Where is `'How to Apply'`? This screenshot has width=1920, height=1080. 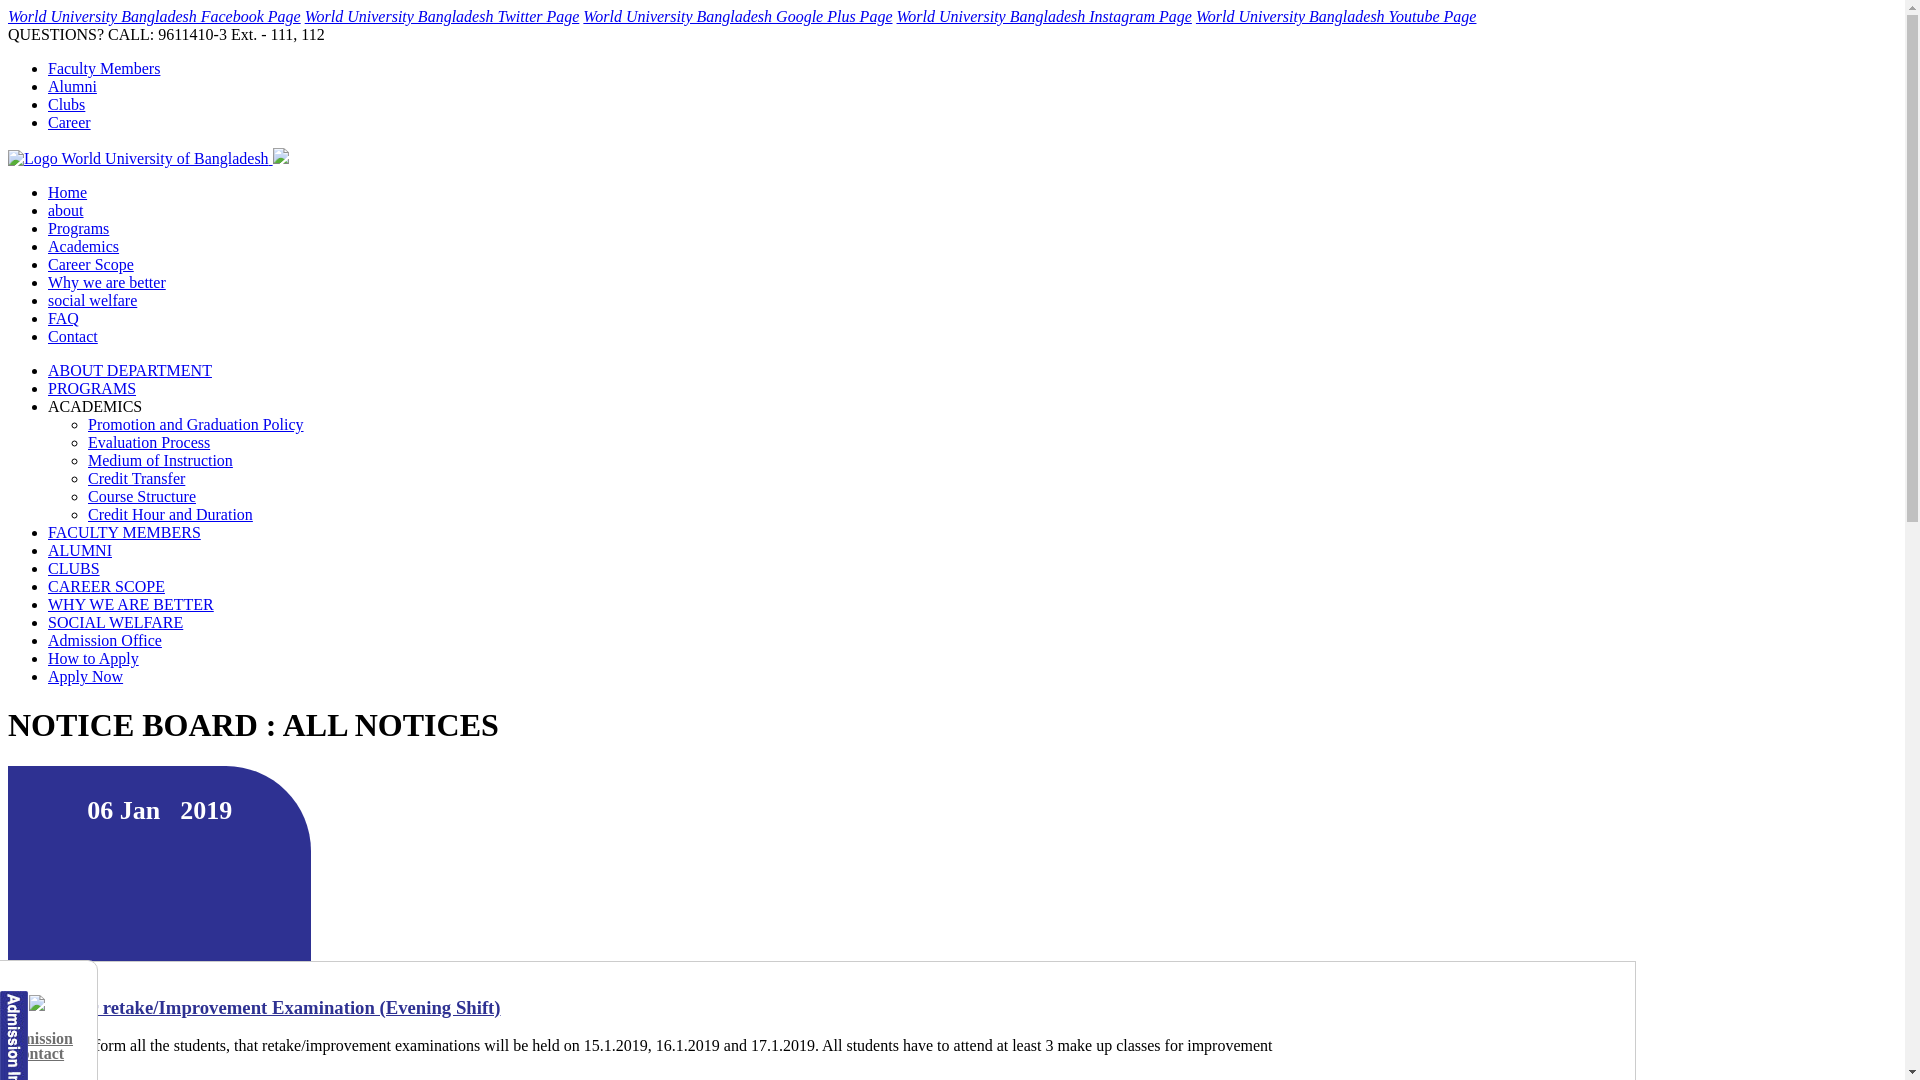
'How to Apply' is located at coordinates (92, 658).